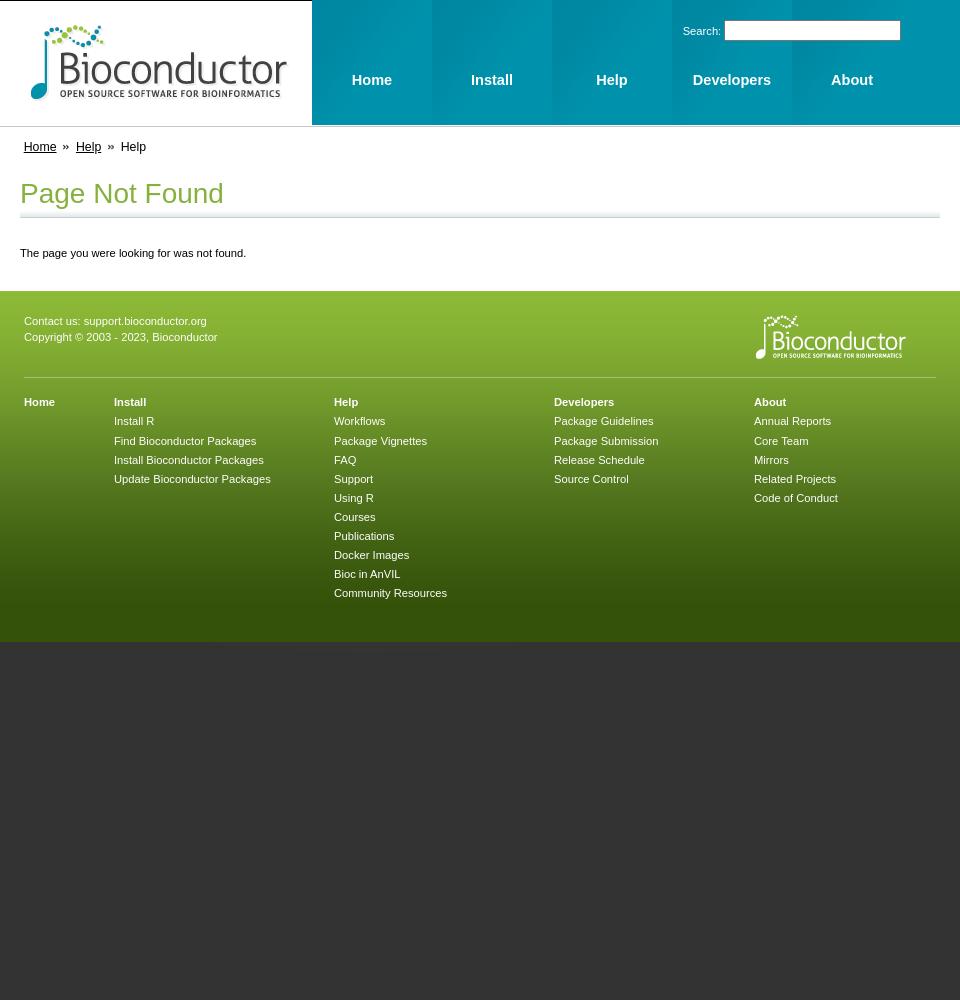  What do you see at coordinates (131, 252) in the screenshot?
I see `'The page you were looking for was not found.'` at bounding box center [131, 252].